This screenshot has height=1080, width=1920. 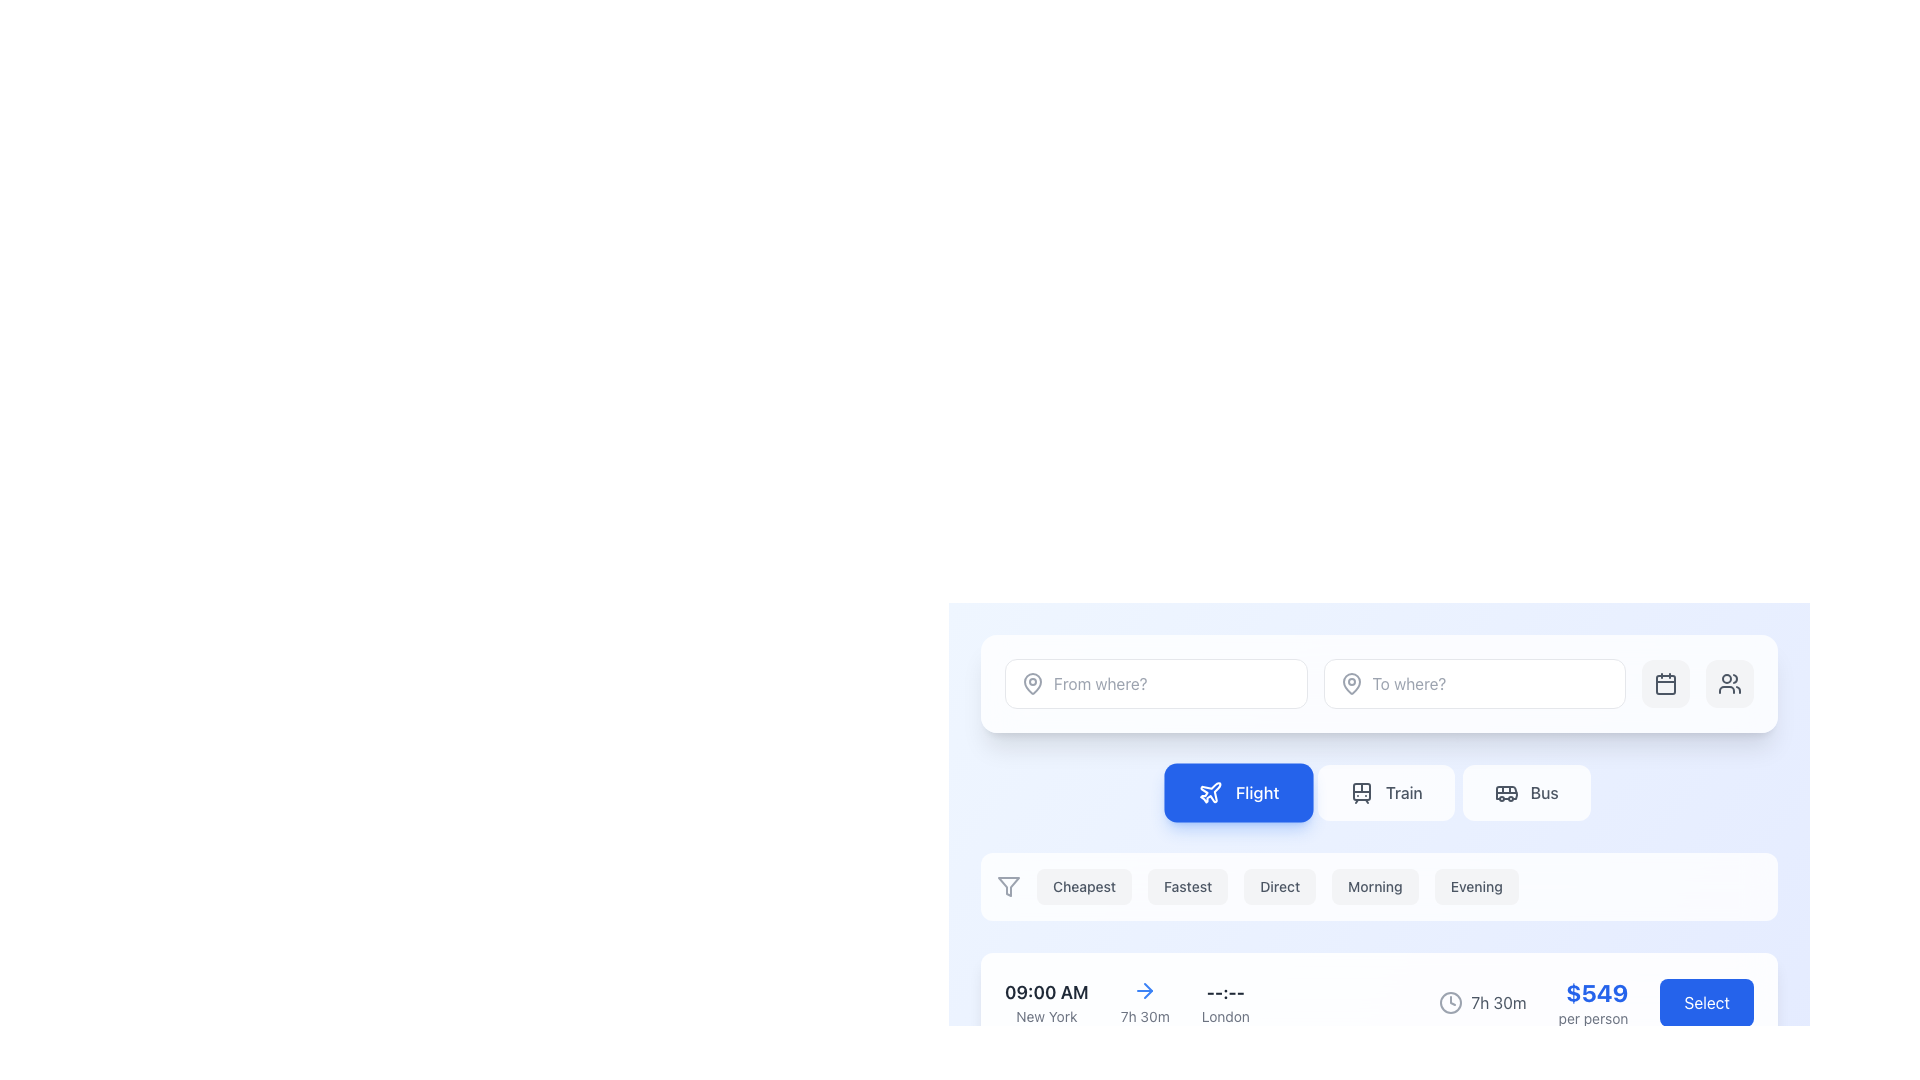 What do you see at coordinates (1728, 682) in the screenshot?
I see `the button located in the top-right section of a horizontally aligned group of elements, which is the second button in a pair, to change its background color` at bounding box center [1728, 682].